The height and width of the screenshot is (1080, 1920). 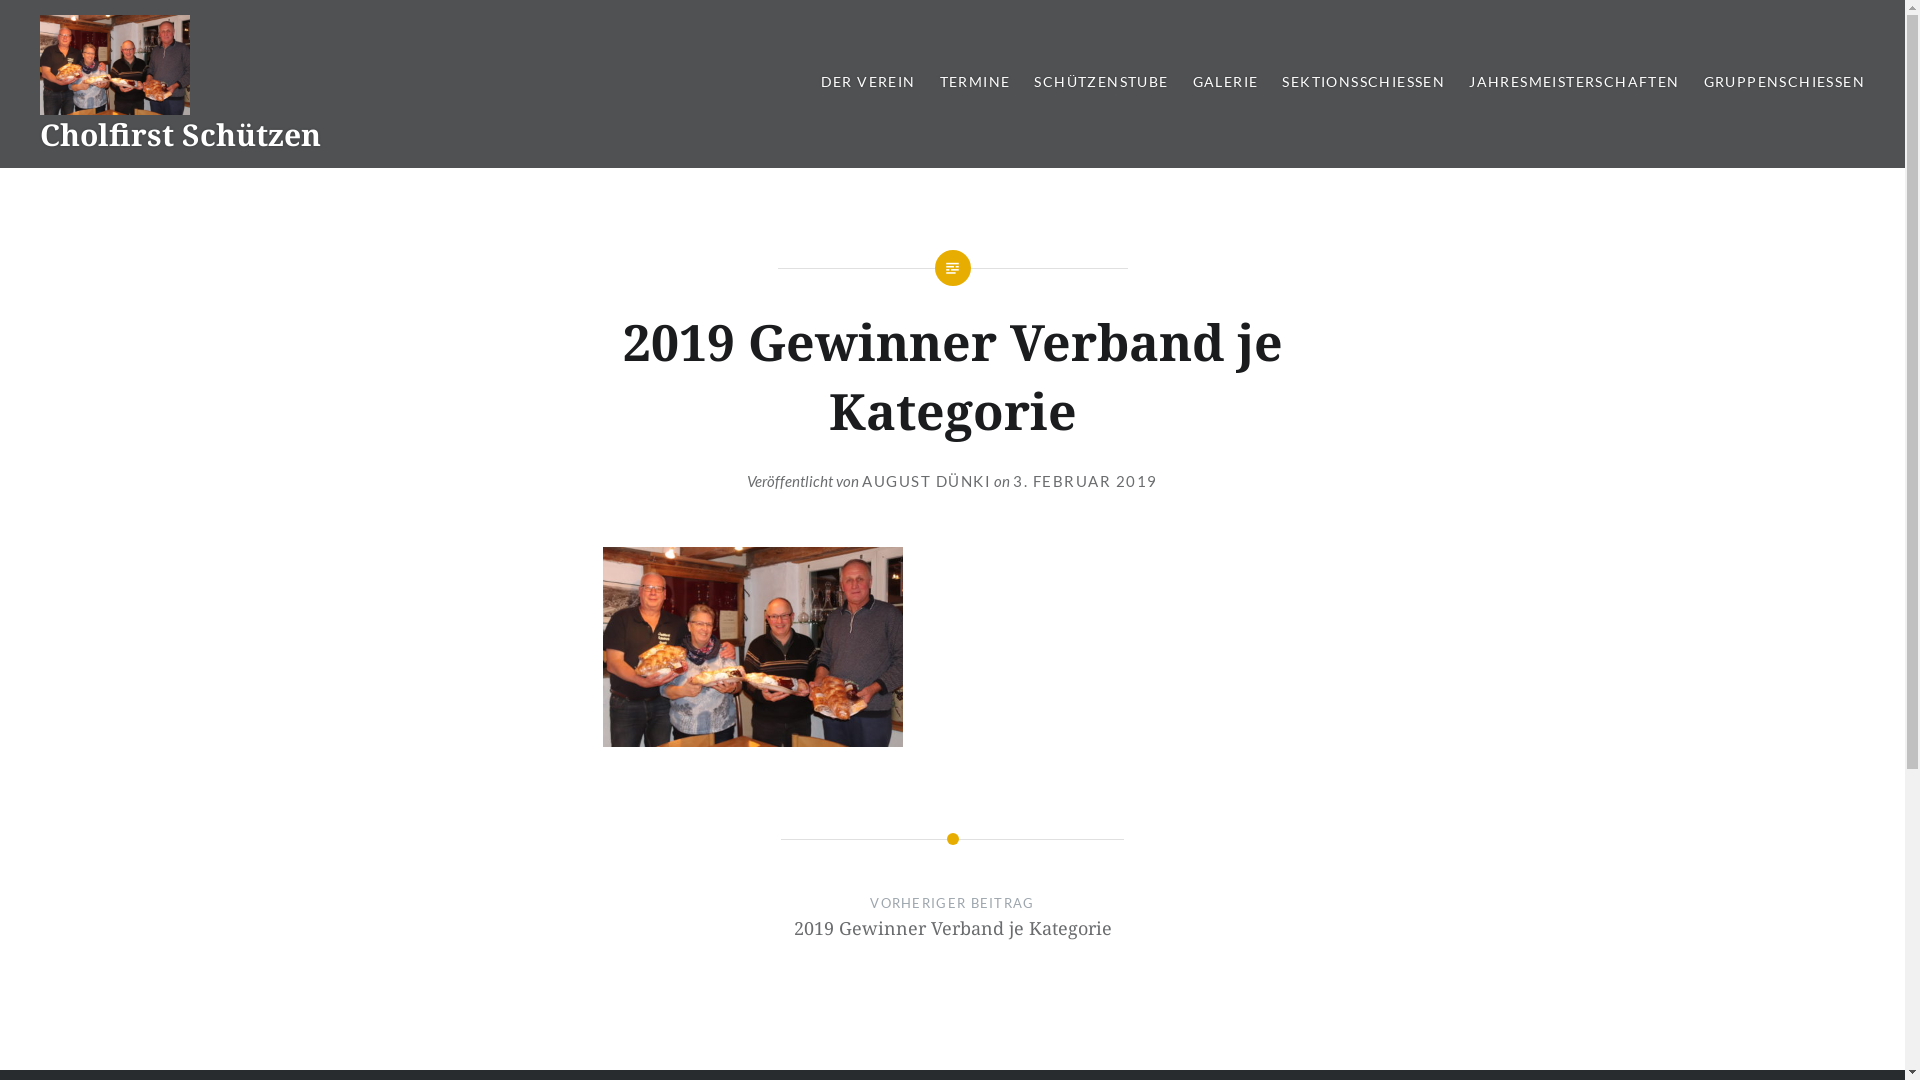 I want to click on 'SEKTIONSSCHIESSEN', so click(x=1281, y=81).